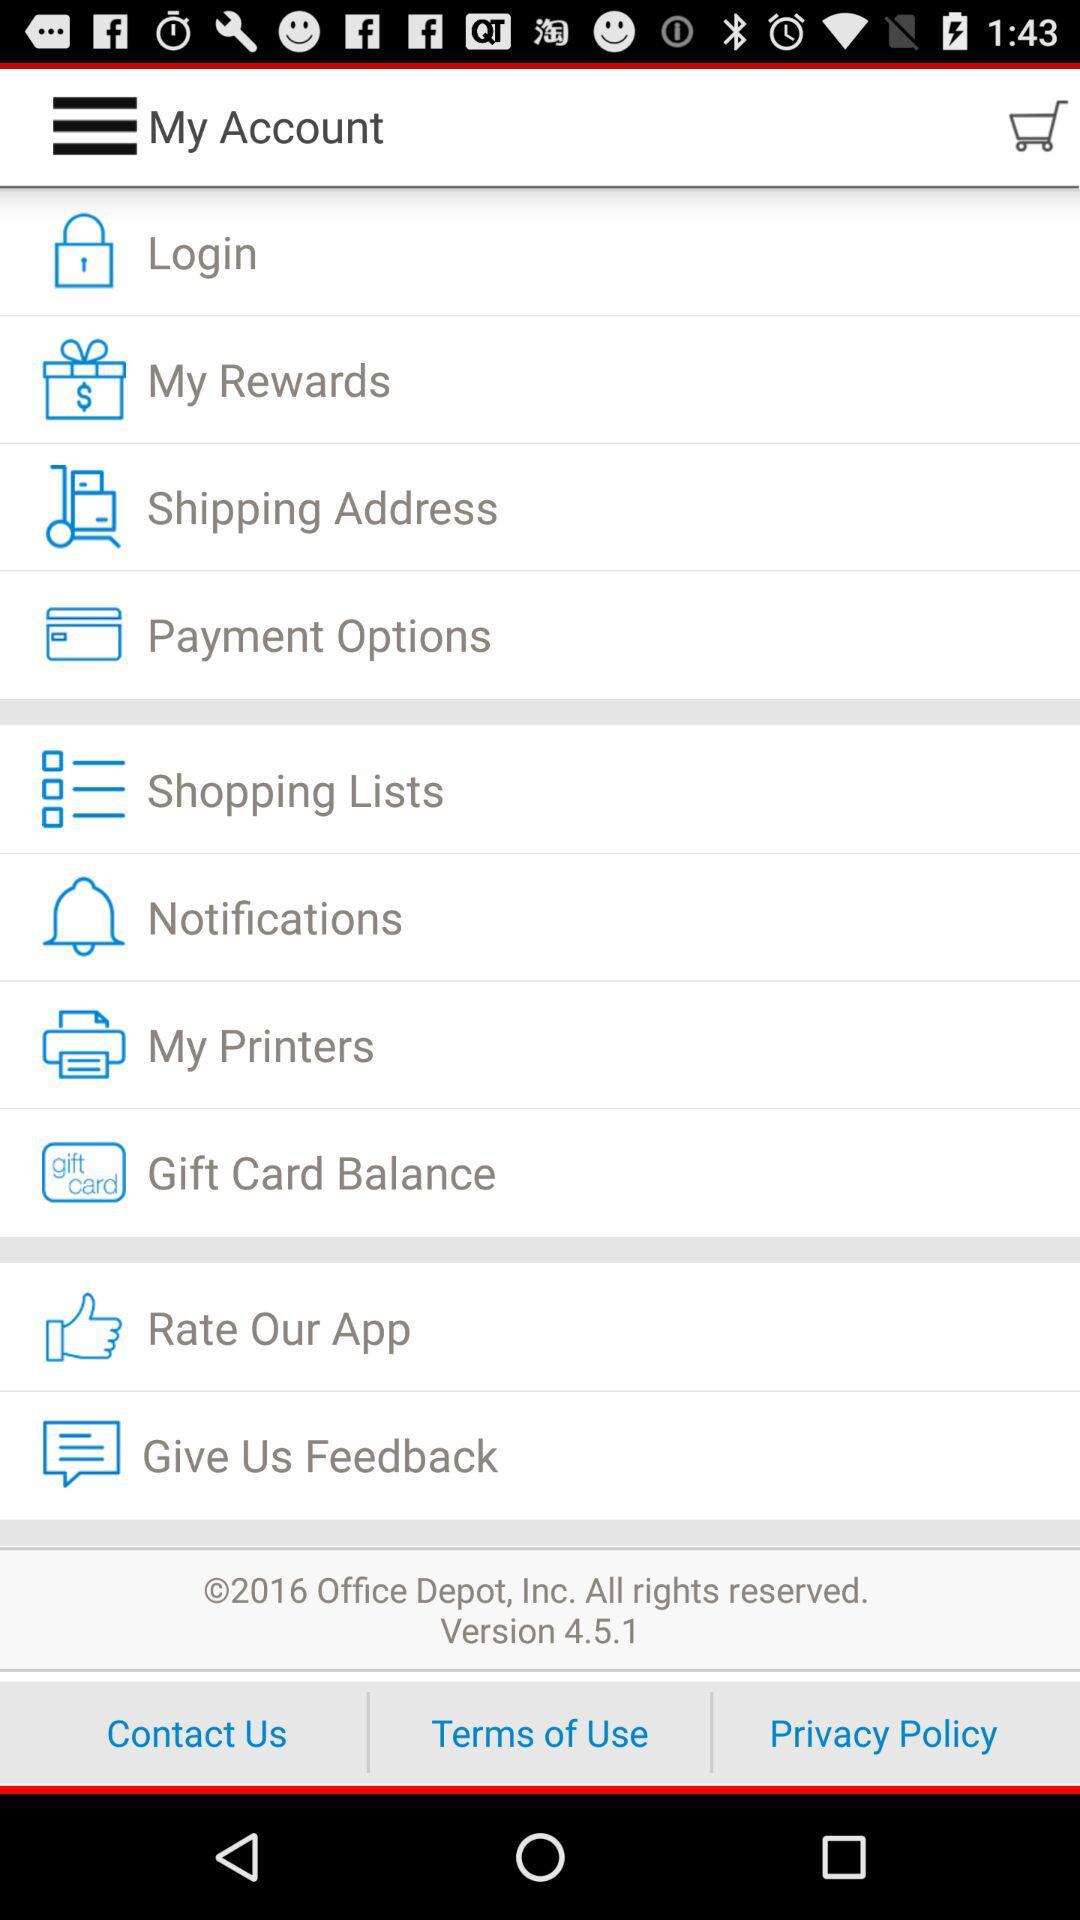 The width and height of the screenshot is (1080, 1920). I want to click on give us feedback item, so click(540, 1454).